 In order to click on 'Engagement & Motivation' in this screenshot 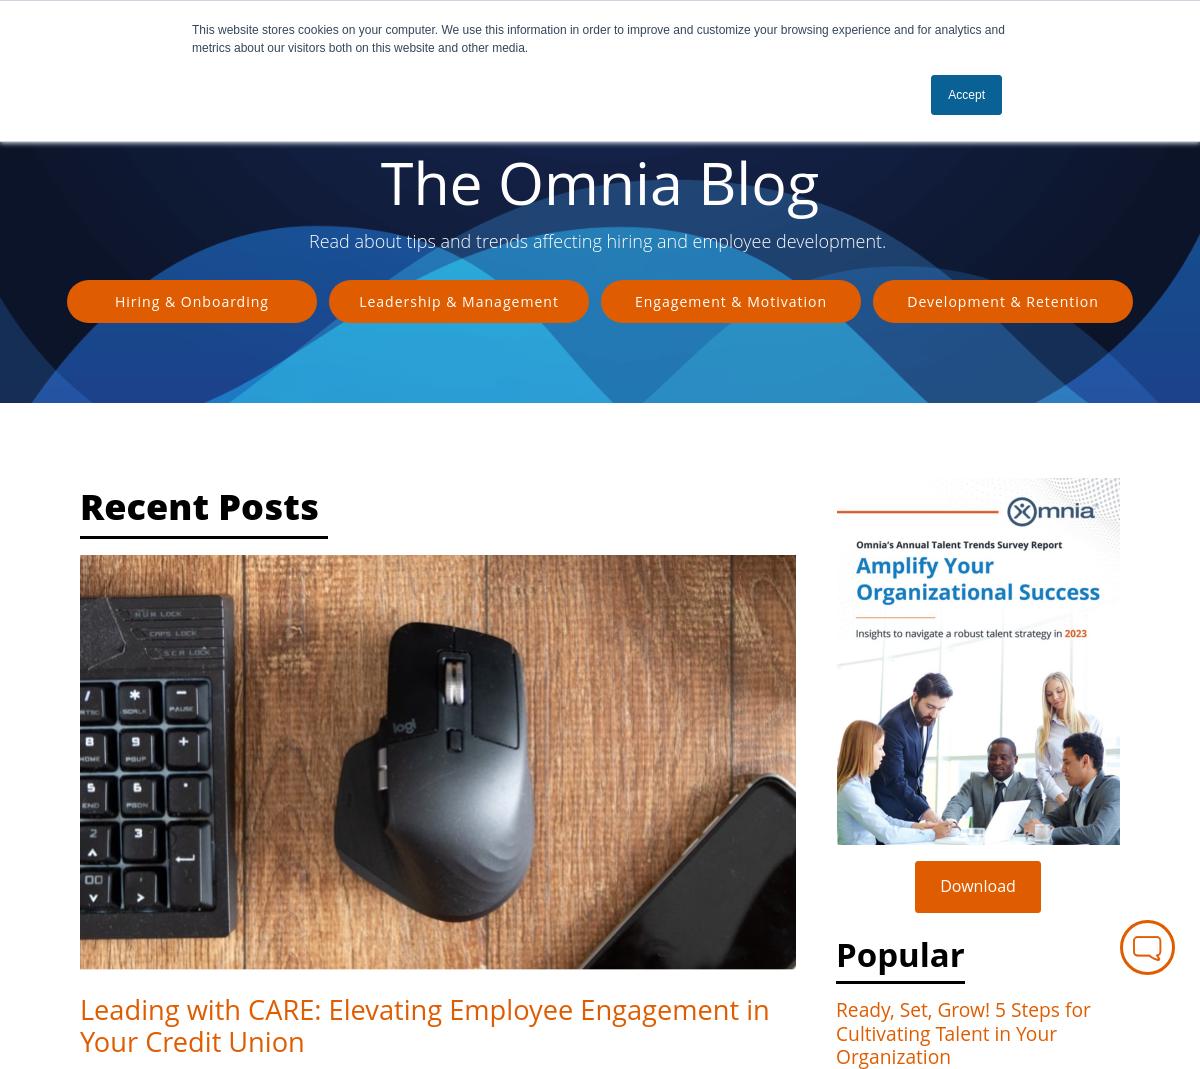, I will do `click(730, 299)`.